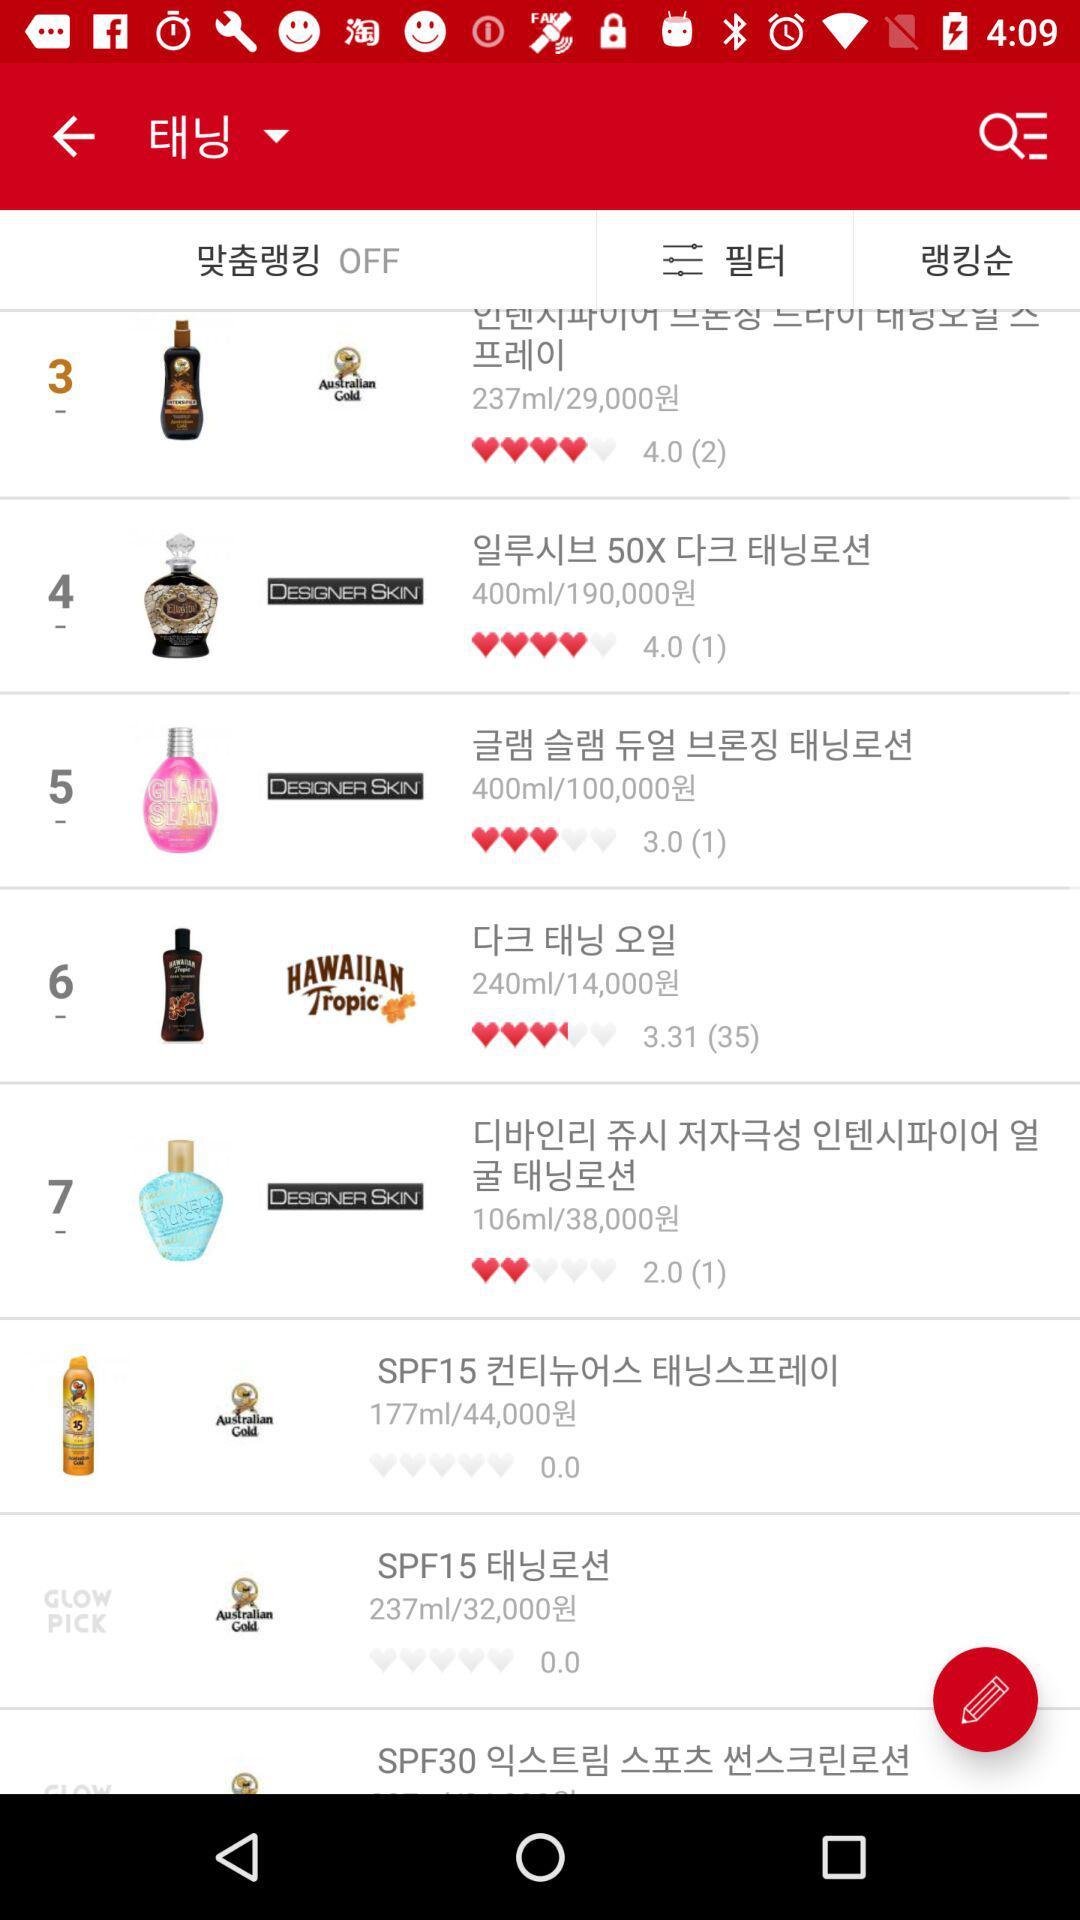 The image size is (1080, 1920). Describe the element at coordinates (984, 1698) in the screenshot. I see `the edit icon` at that location.